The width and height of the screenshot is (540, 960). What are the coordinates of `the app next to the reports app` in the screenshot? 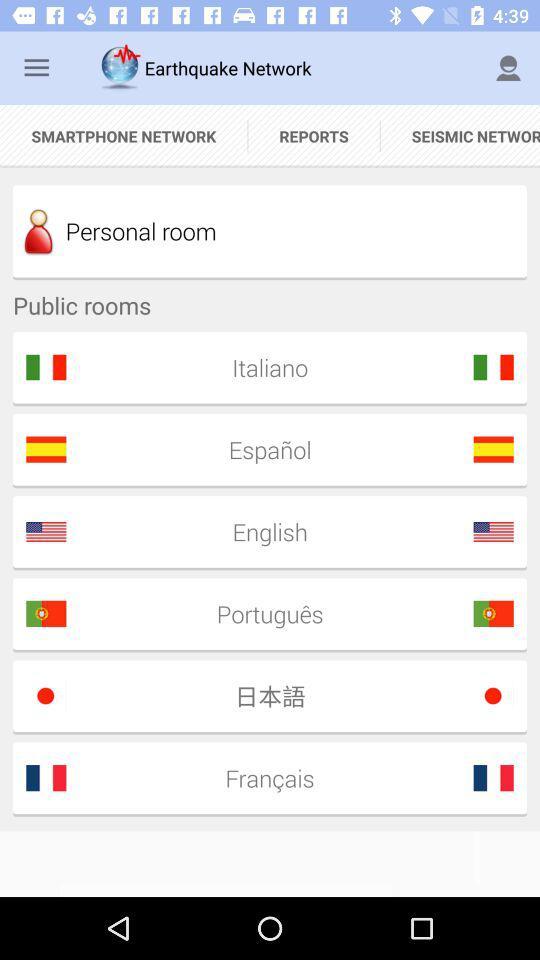 It's located at (123, 135).